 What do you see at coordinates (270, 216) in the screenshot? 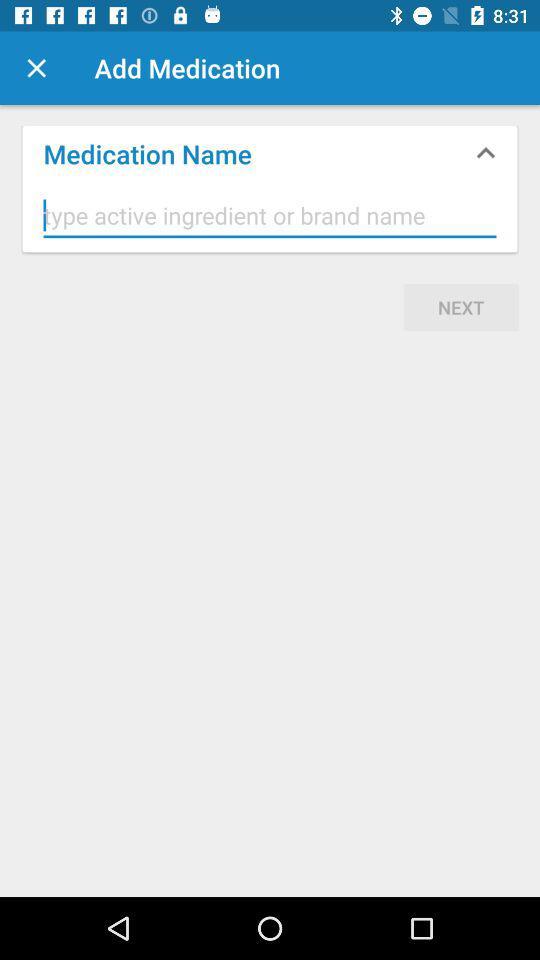
I see `icon above next item` at bounding box center [270, 216].